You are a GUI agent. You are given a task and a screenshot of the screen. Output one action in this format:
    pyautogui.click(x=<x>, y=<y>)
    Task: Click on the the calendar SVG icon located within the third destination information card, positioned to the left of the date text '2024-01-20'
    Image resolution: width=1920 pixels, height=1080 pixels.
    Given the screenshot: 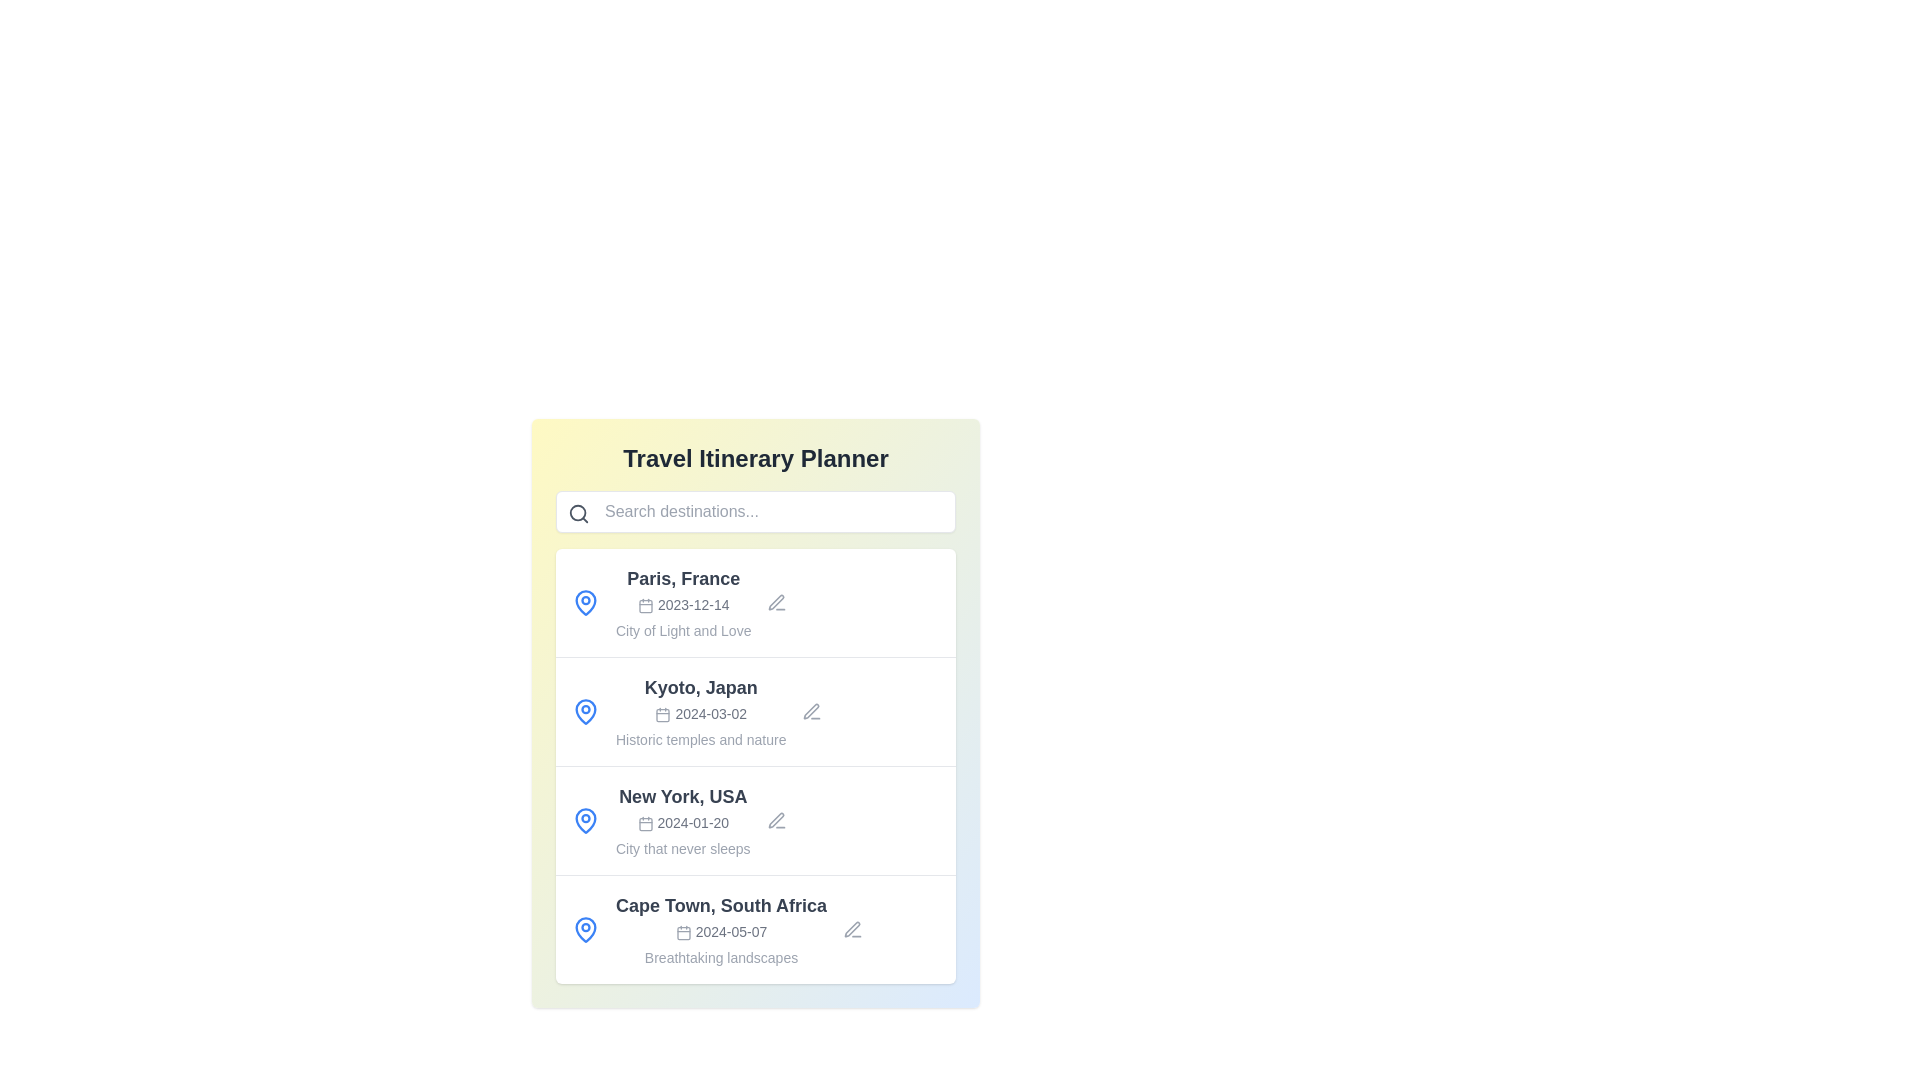 What is the action you would take?
    pyautogui.click(x=645, y=823)
    